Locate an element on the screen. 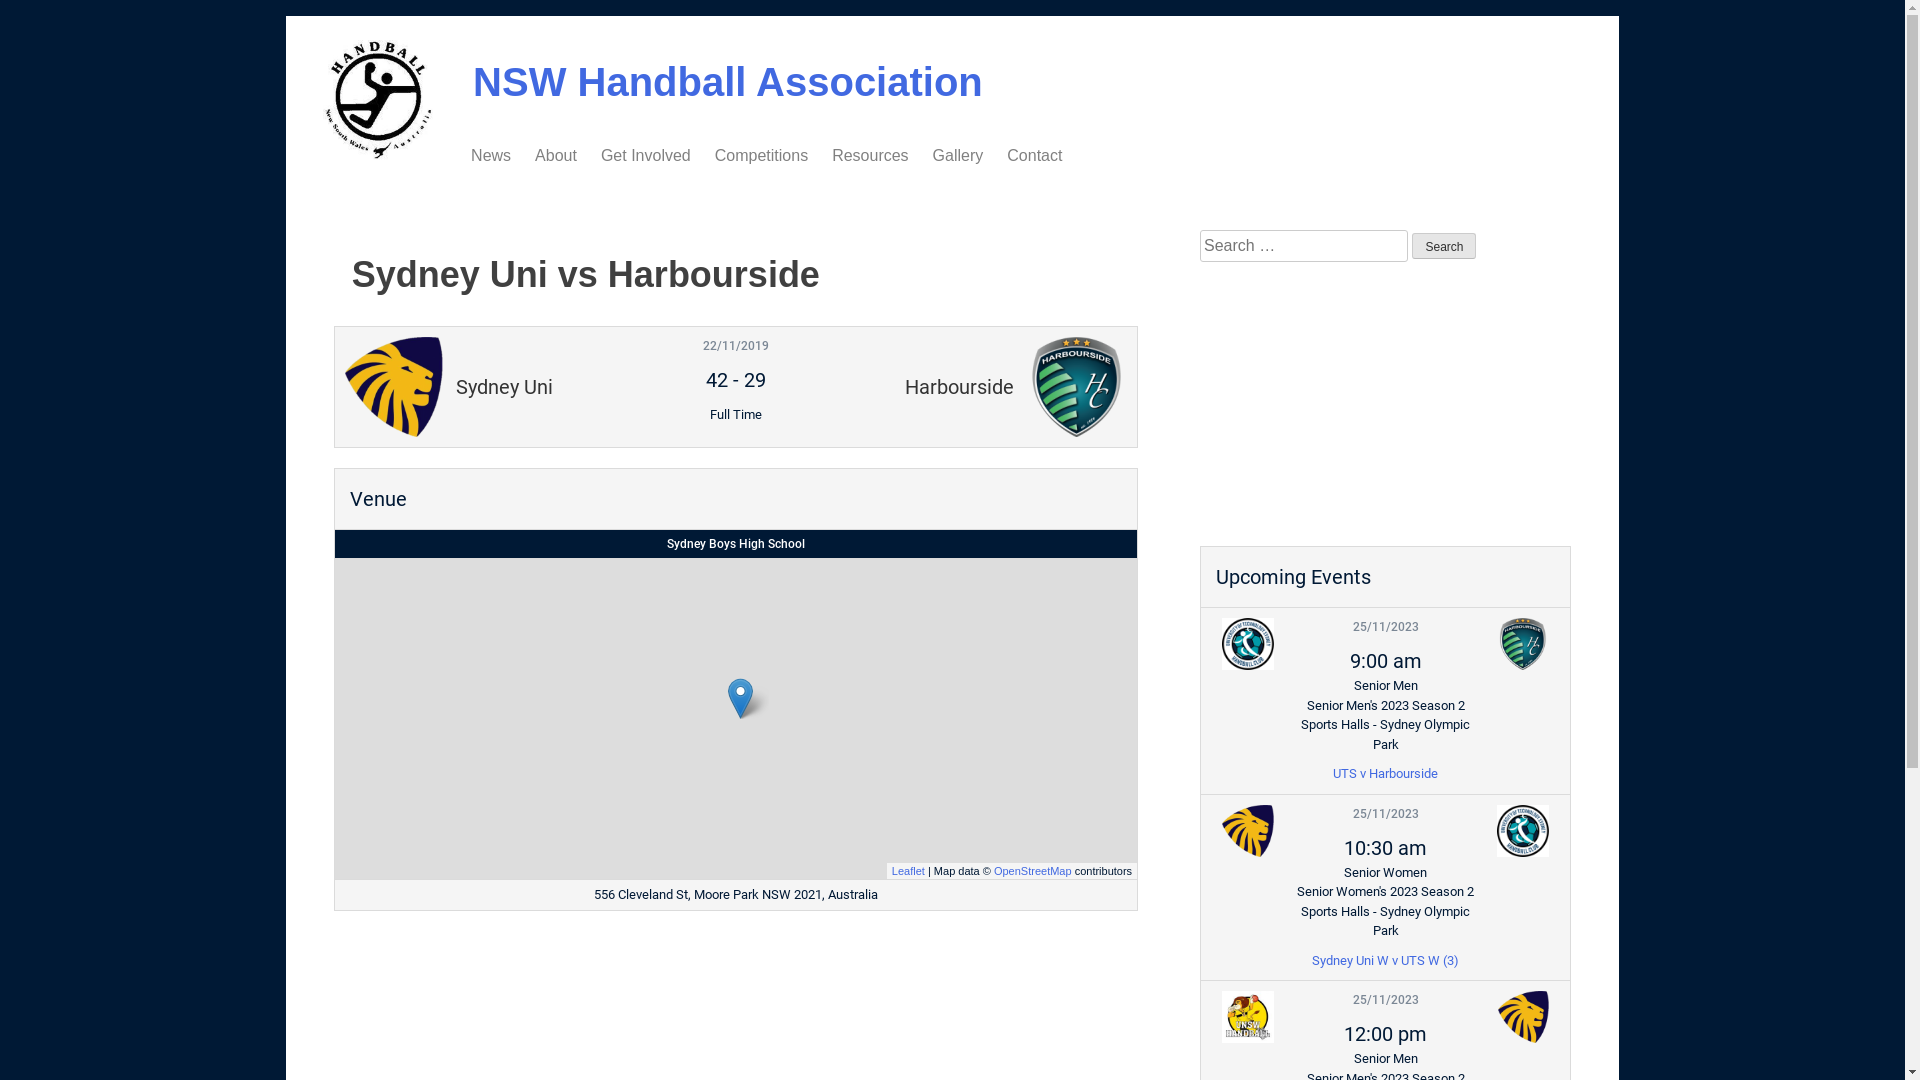  '12:00 pm' is located at coordinates (1384, 1033).